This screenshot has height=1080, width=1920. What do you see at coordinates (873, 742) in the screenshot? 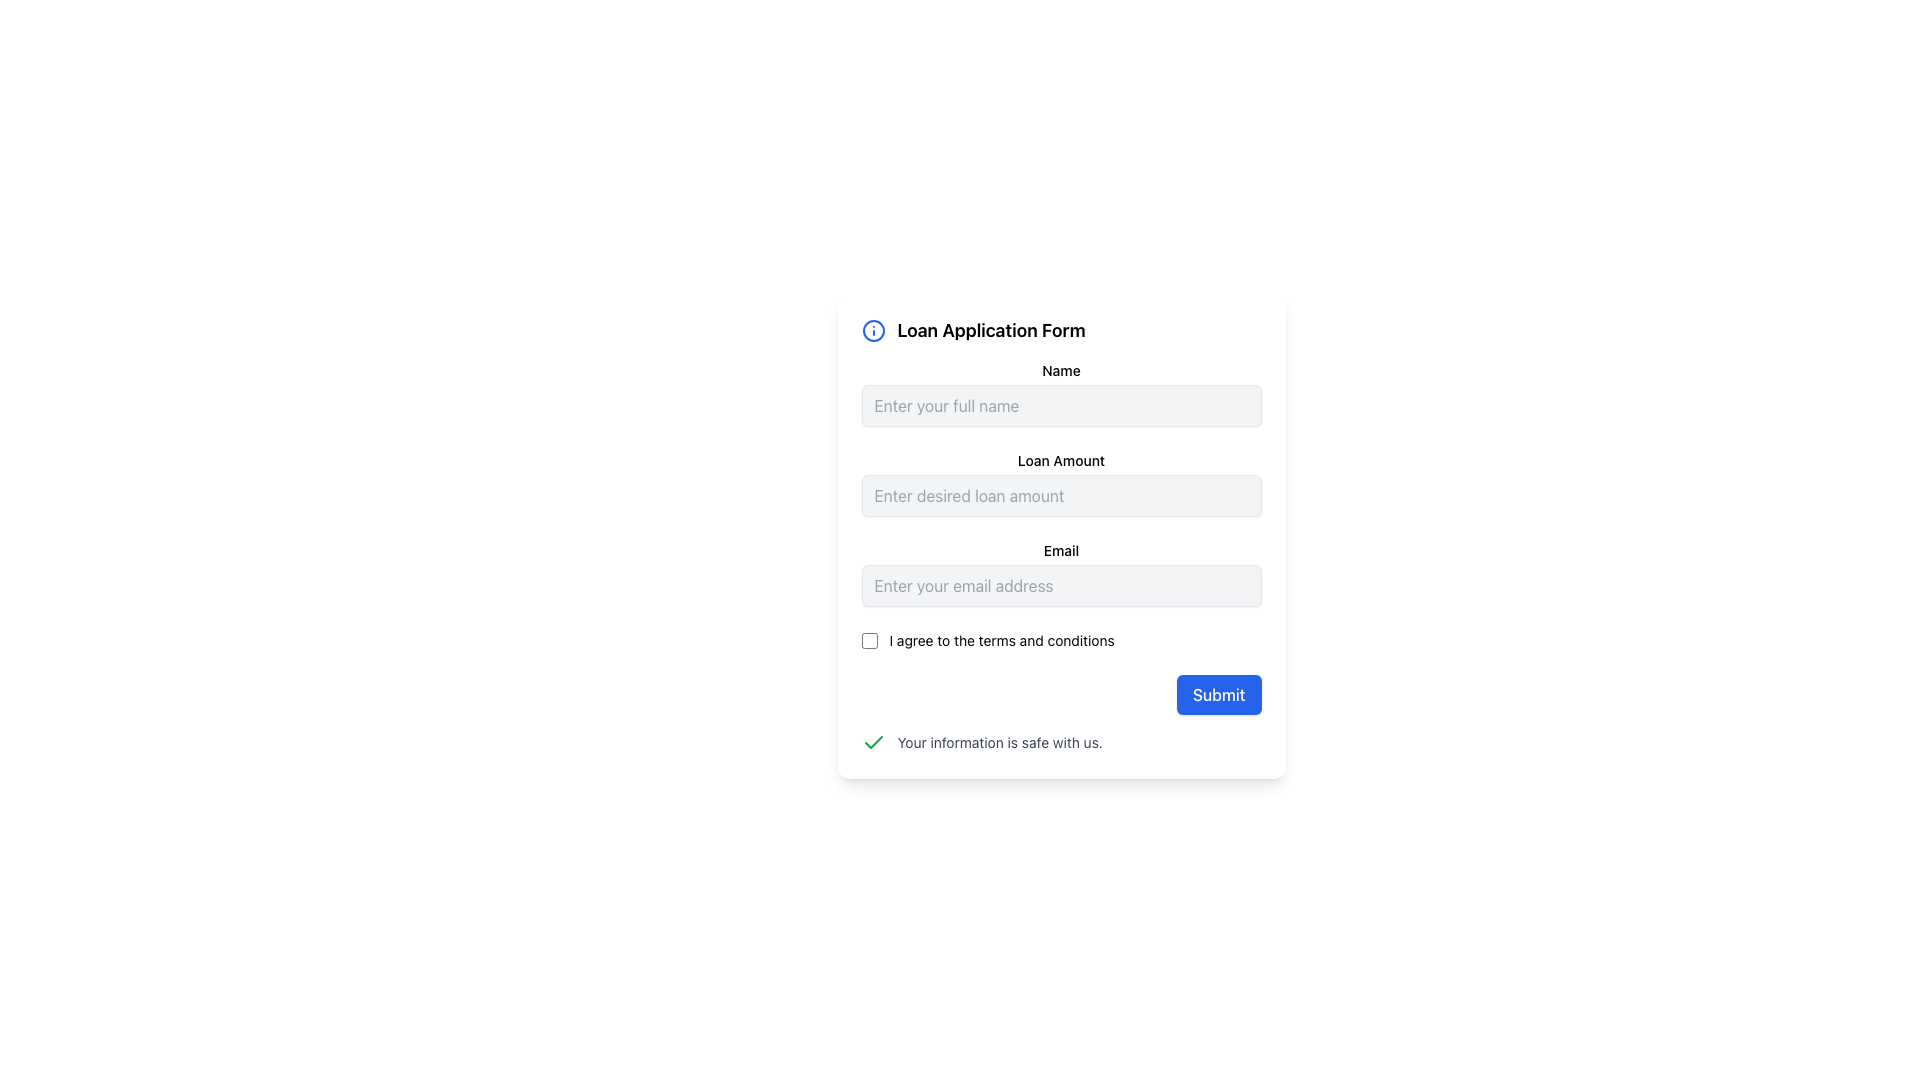
I see `the green checkmark icon indicating confirmation, located below the 'I agree to the terms and conditions' checkbox and next to the text 'Your information is safe with us.' in the loan application form` at bounding box center [873, 742].